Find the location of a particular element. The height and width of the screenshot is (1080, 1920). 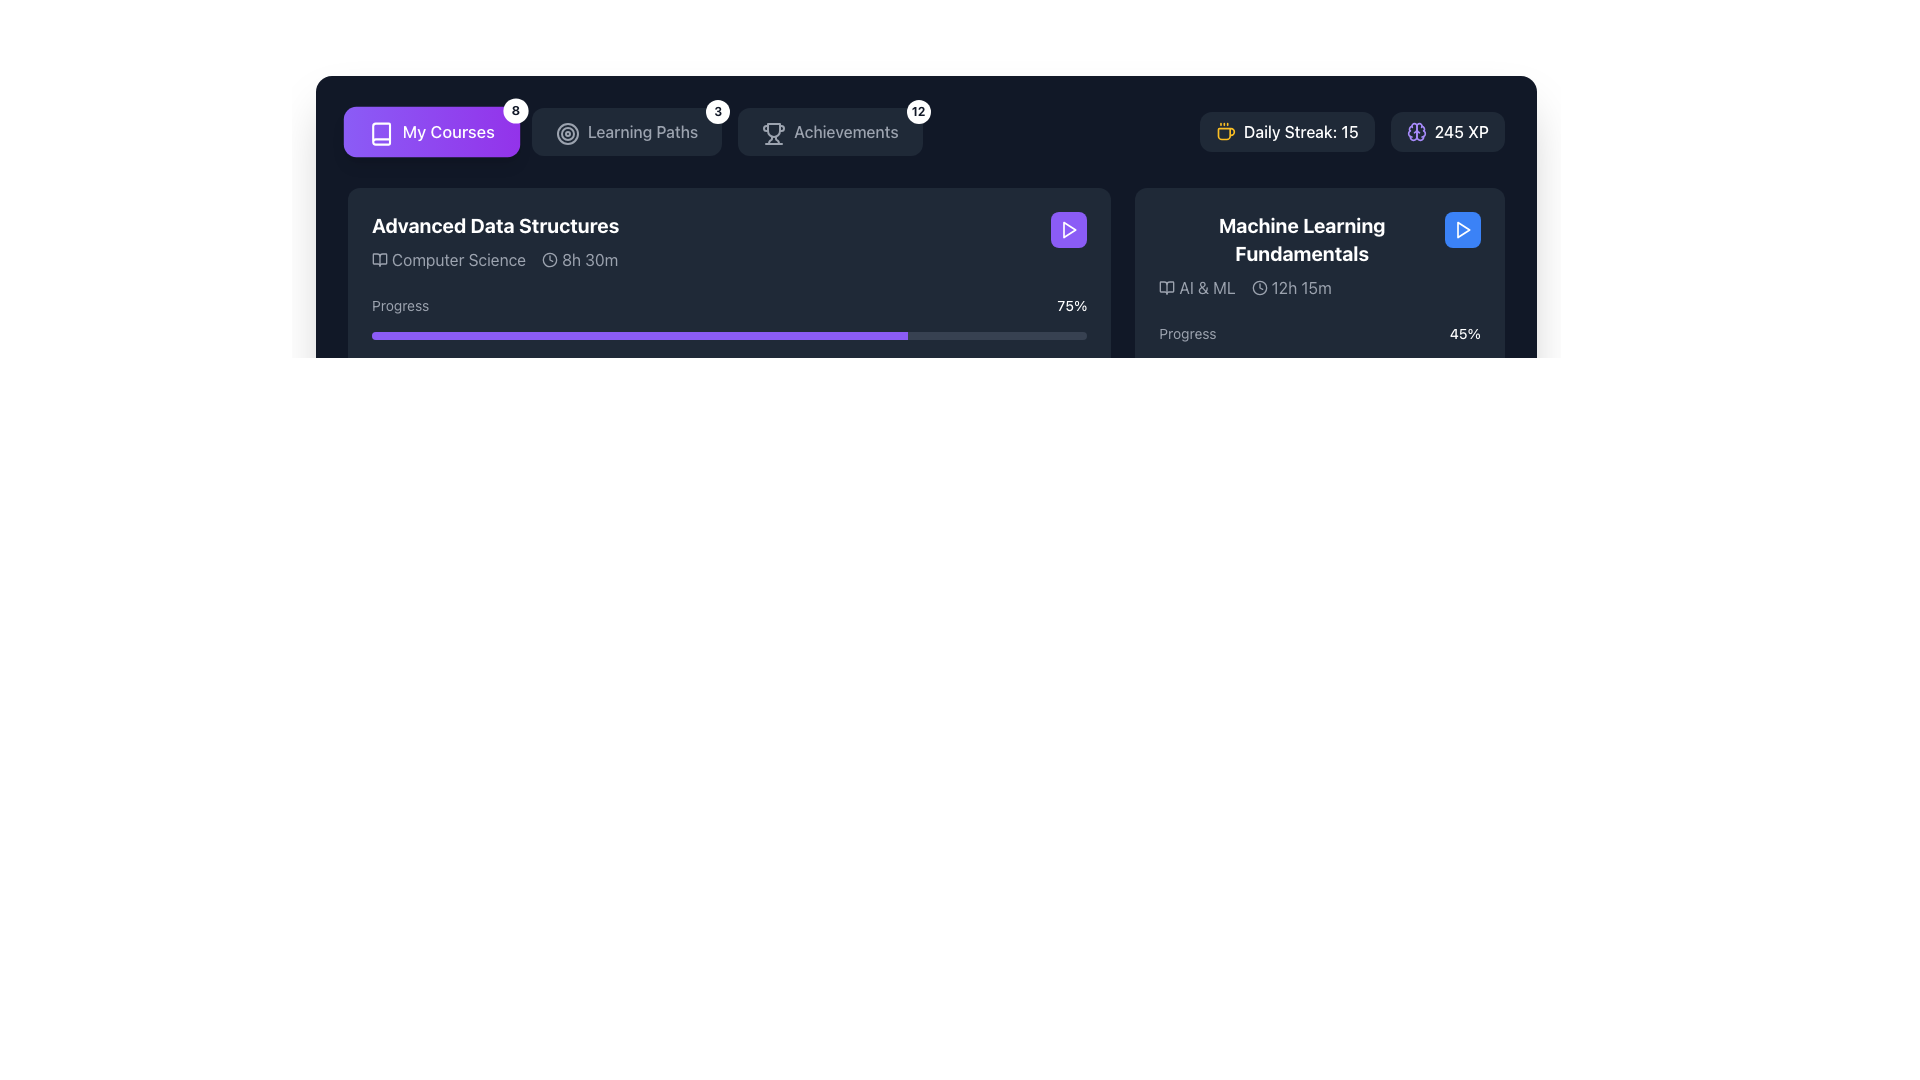

the triangular play icon within the circular purple button located at the top-right corner of the 'Advanced Data Structures' card is located at coordinates (1068, 229).